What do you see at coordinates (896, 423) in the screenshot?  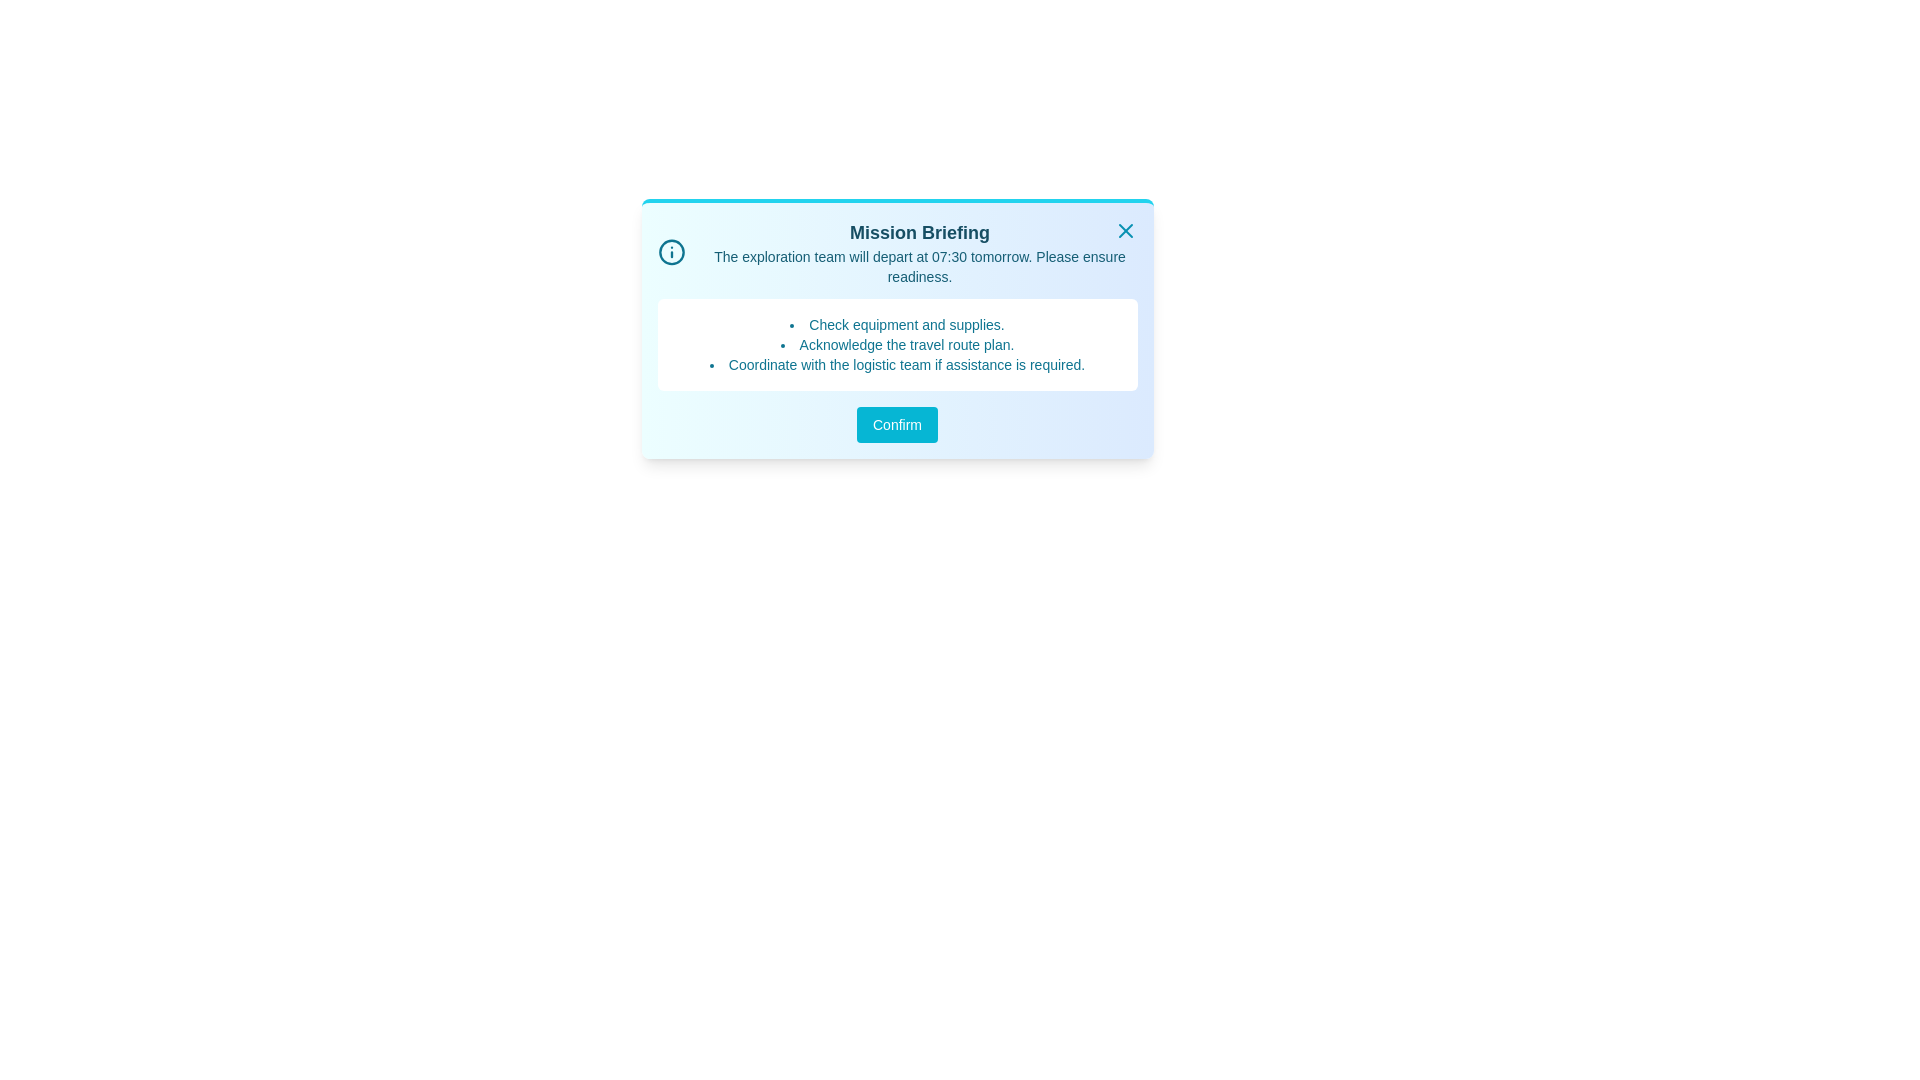 I see `'Confirm' button to acknowledge the mission briefing` at bounding box center [896, 423].